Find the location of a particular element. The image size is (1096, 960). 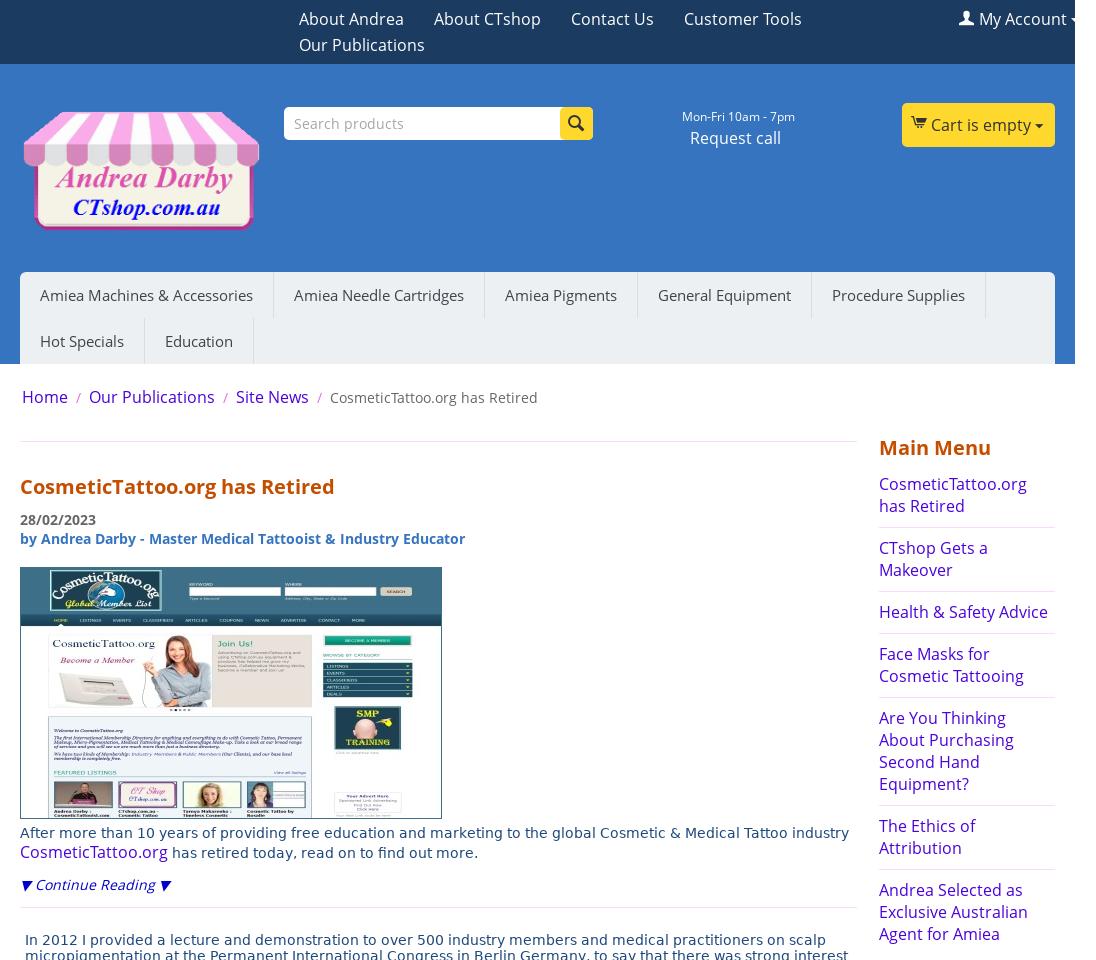

'About Andrea' is located at coordinates (350, 18).